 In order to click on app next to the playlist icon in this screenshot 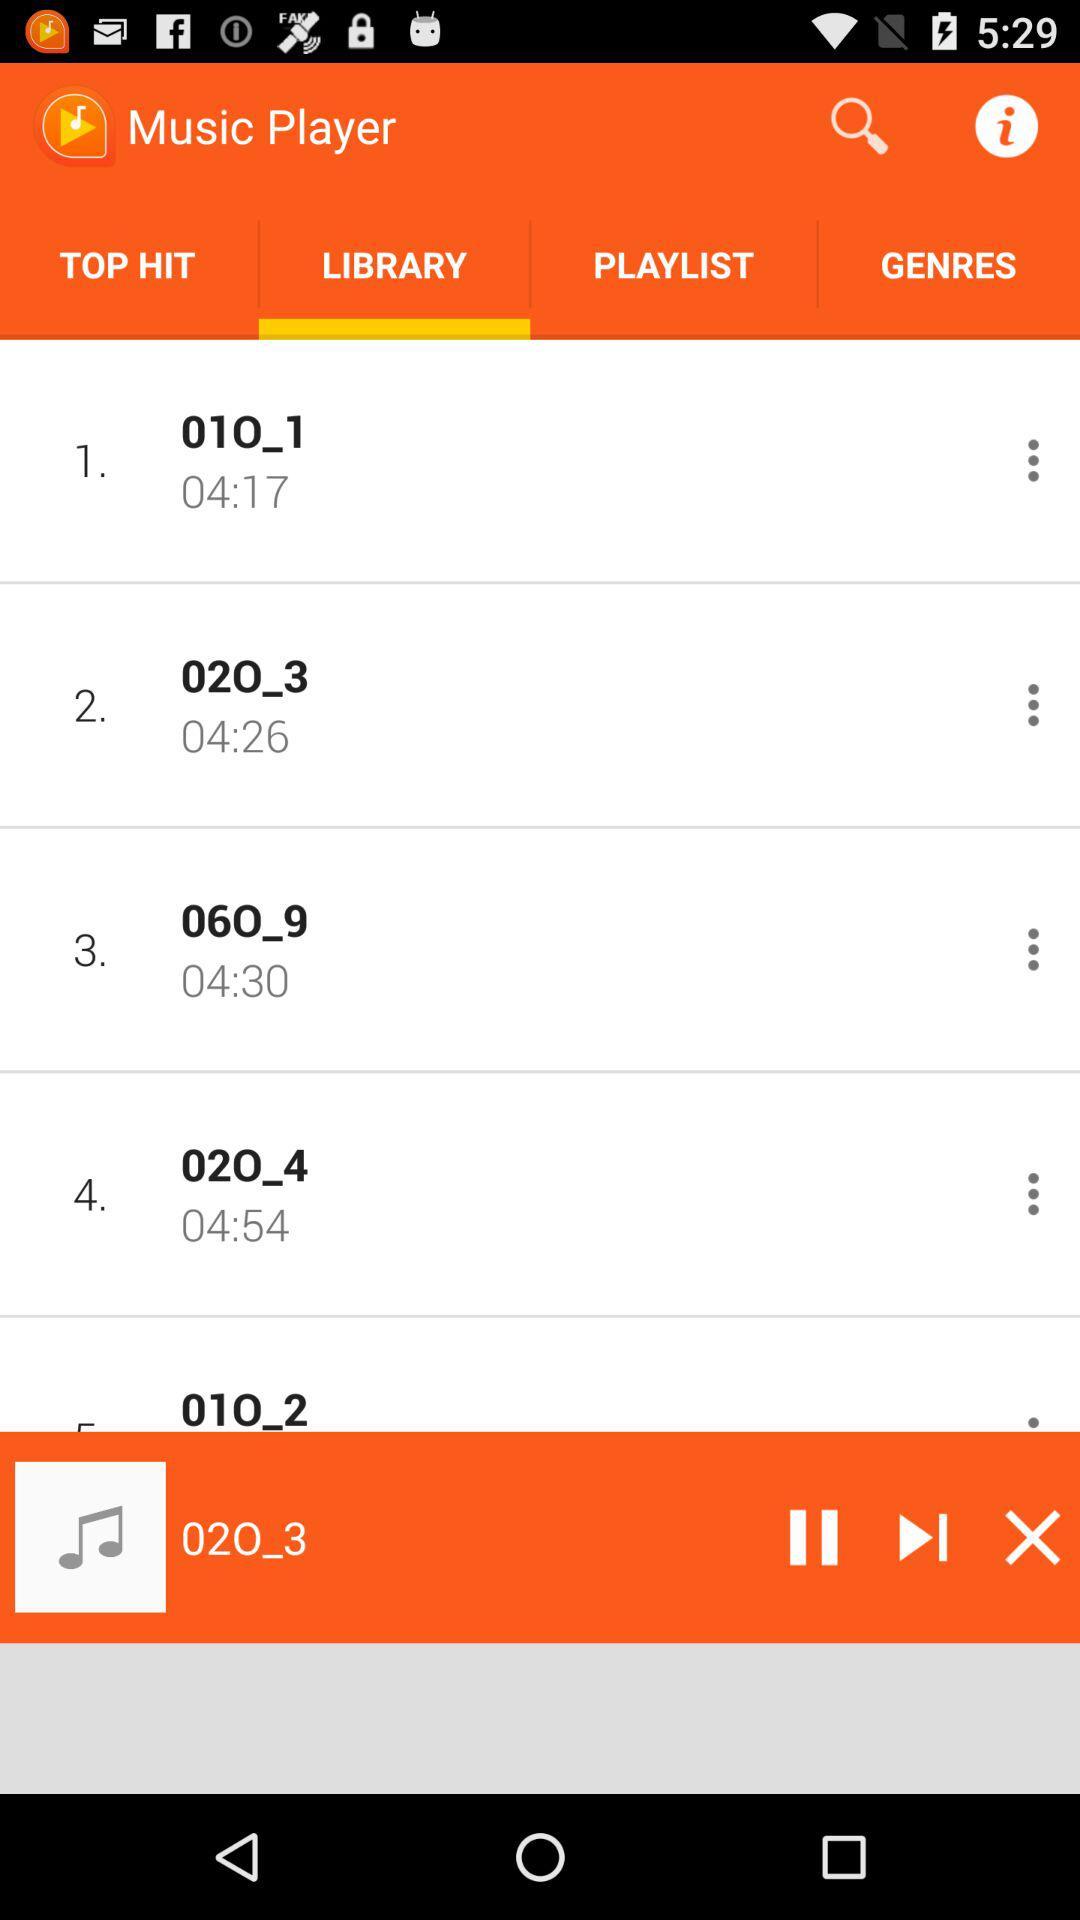, I will do `click(394, 263)`.